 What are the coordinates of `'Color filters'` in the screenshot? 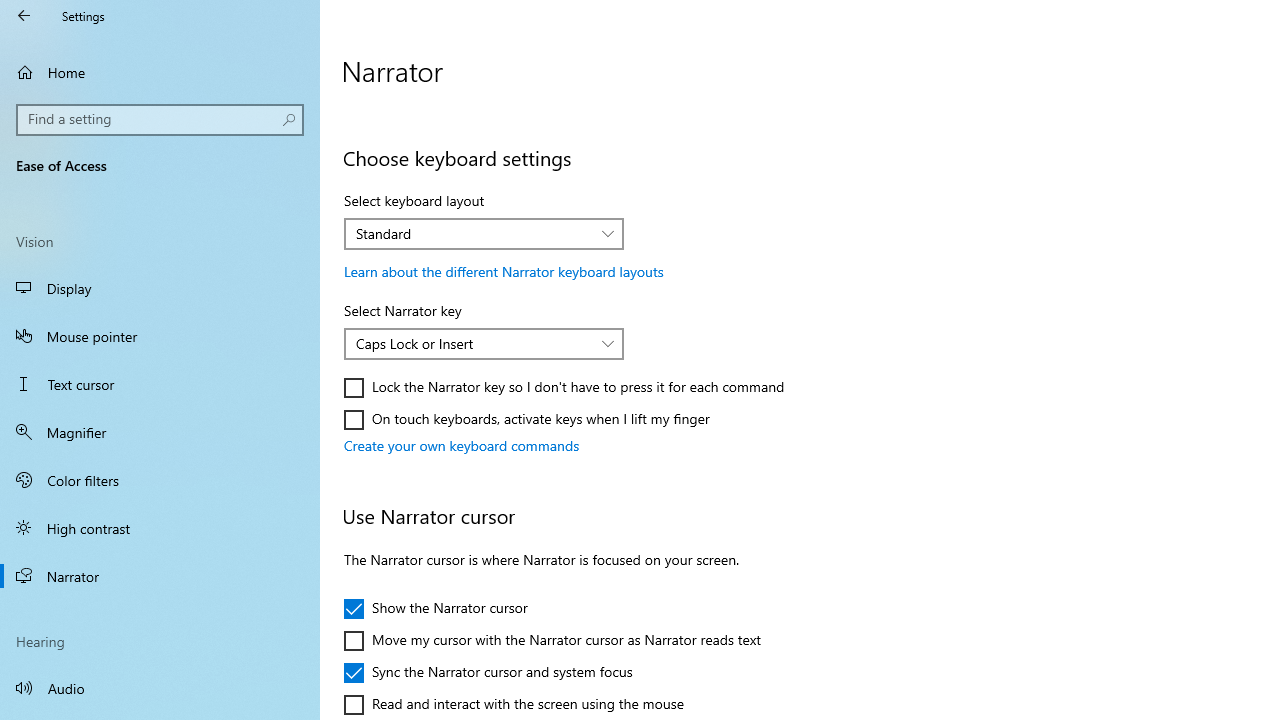 It's located at (160, 479).